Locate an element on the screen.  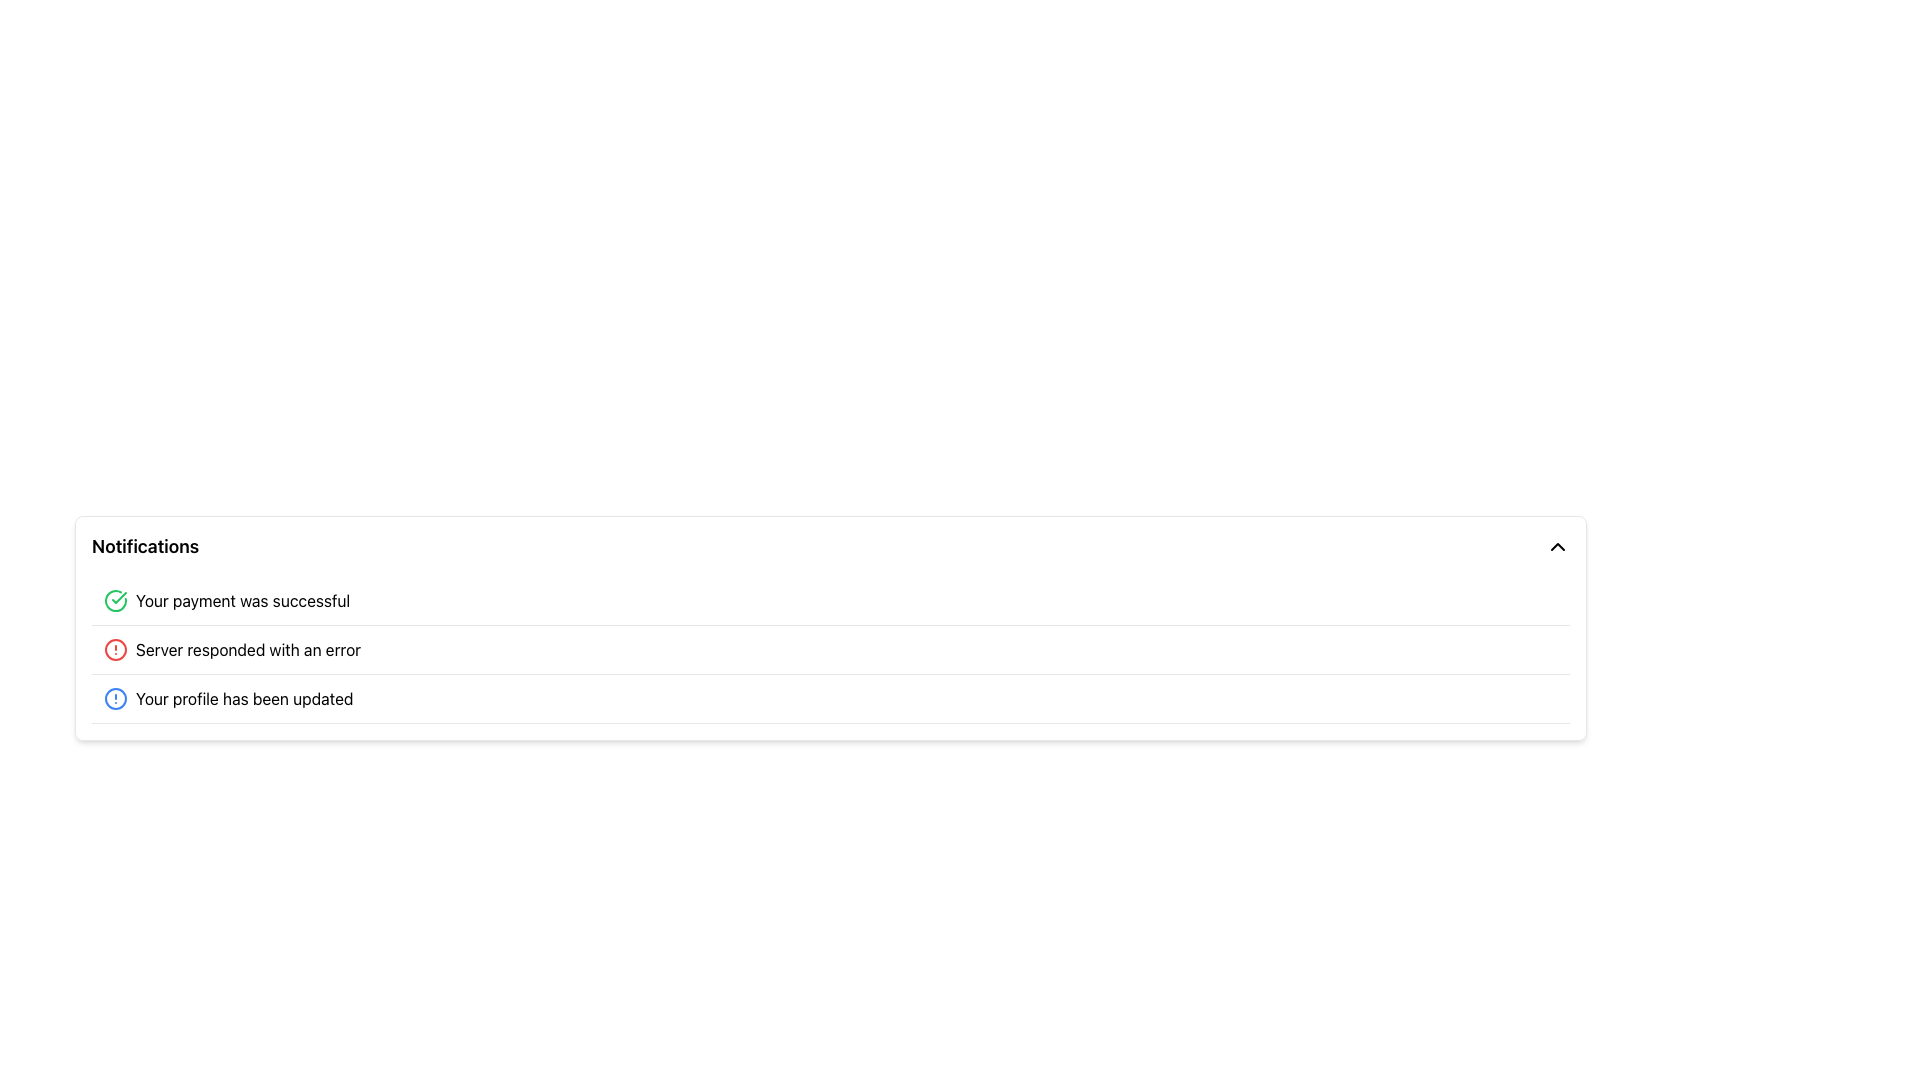
the small upward-pointing chevron icon at the top-right corner of the 'Notifications' section is located at coordinates (1557, 547).